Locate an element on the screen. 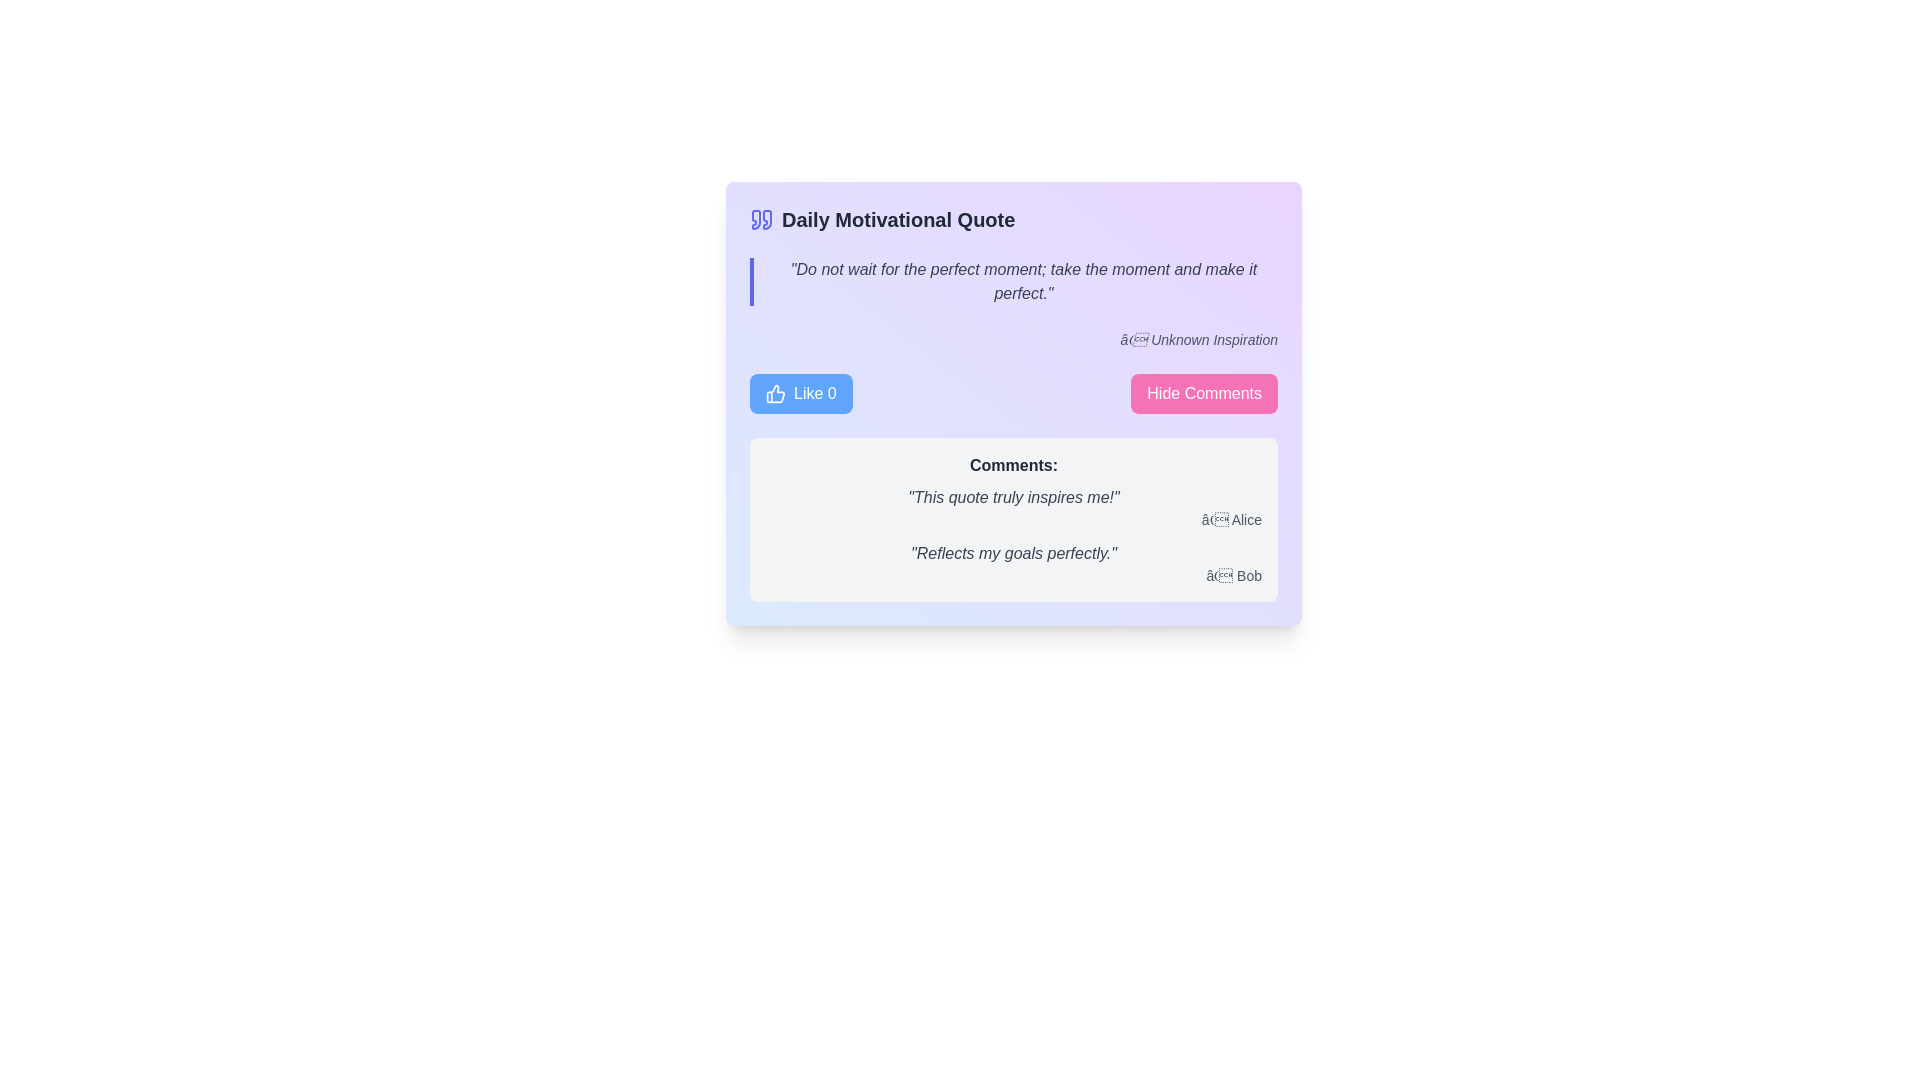  italicized text string containing the quote 'This quote truly inspires me!' located in the comments section, directly above the author 'Alice' is located at coordinates (1013, 496).